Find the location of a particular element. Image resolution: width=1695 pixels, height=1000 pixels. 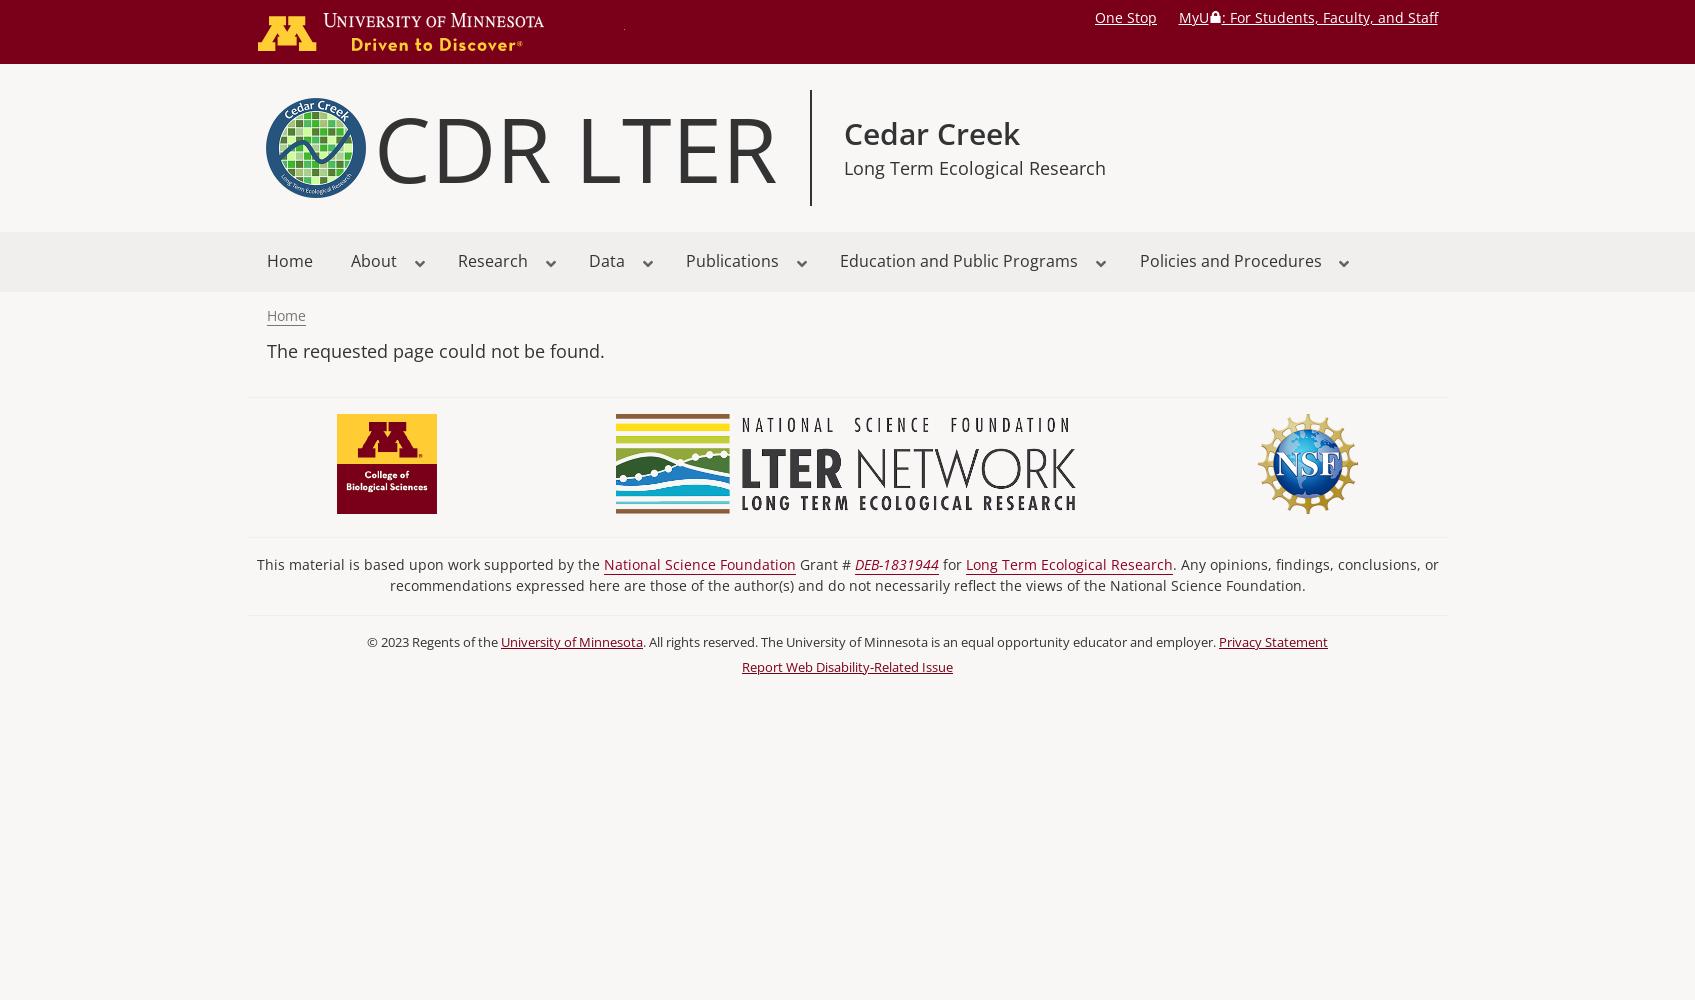

'Cedar Creek' is located at coordinates (931, 133).